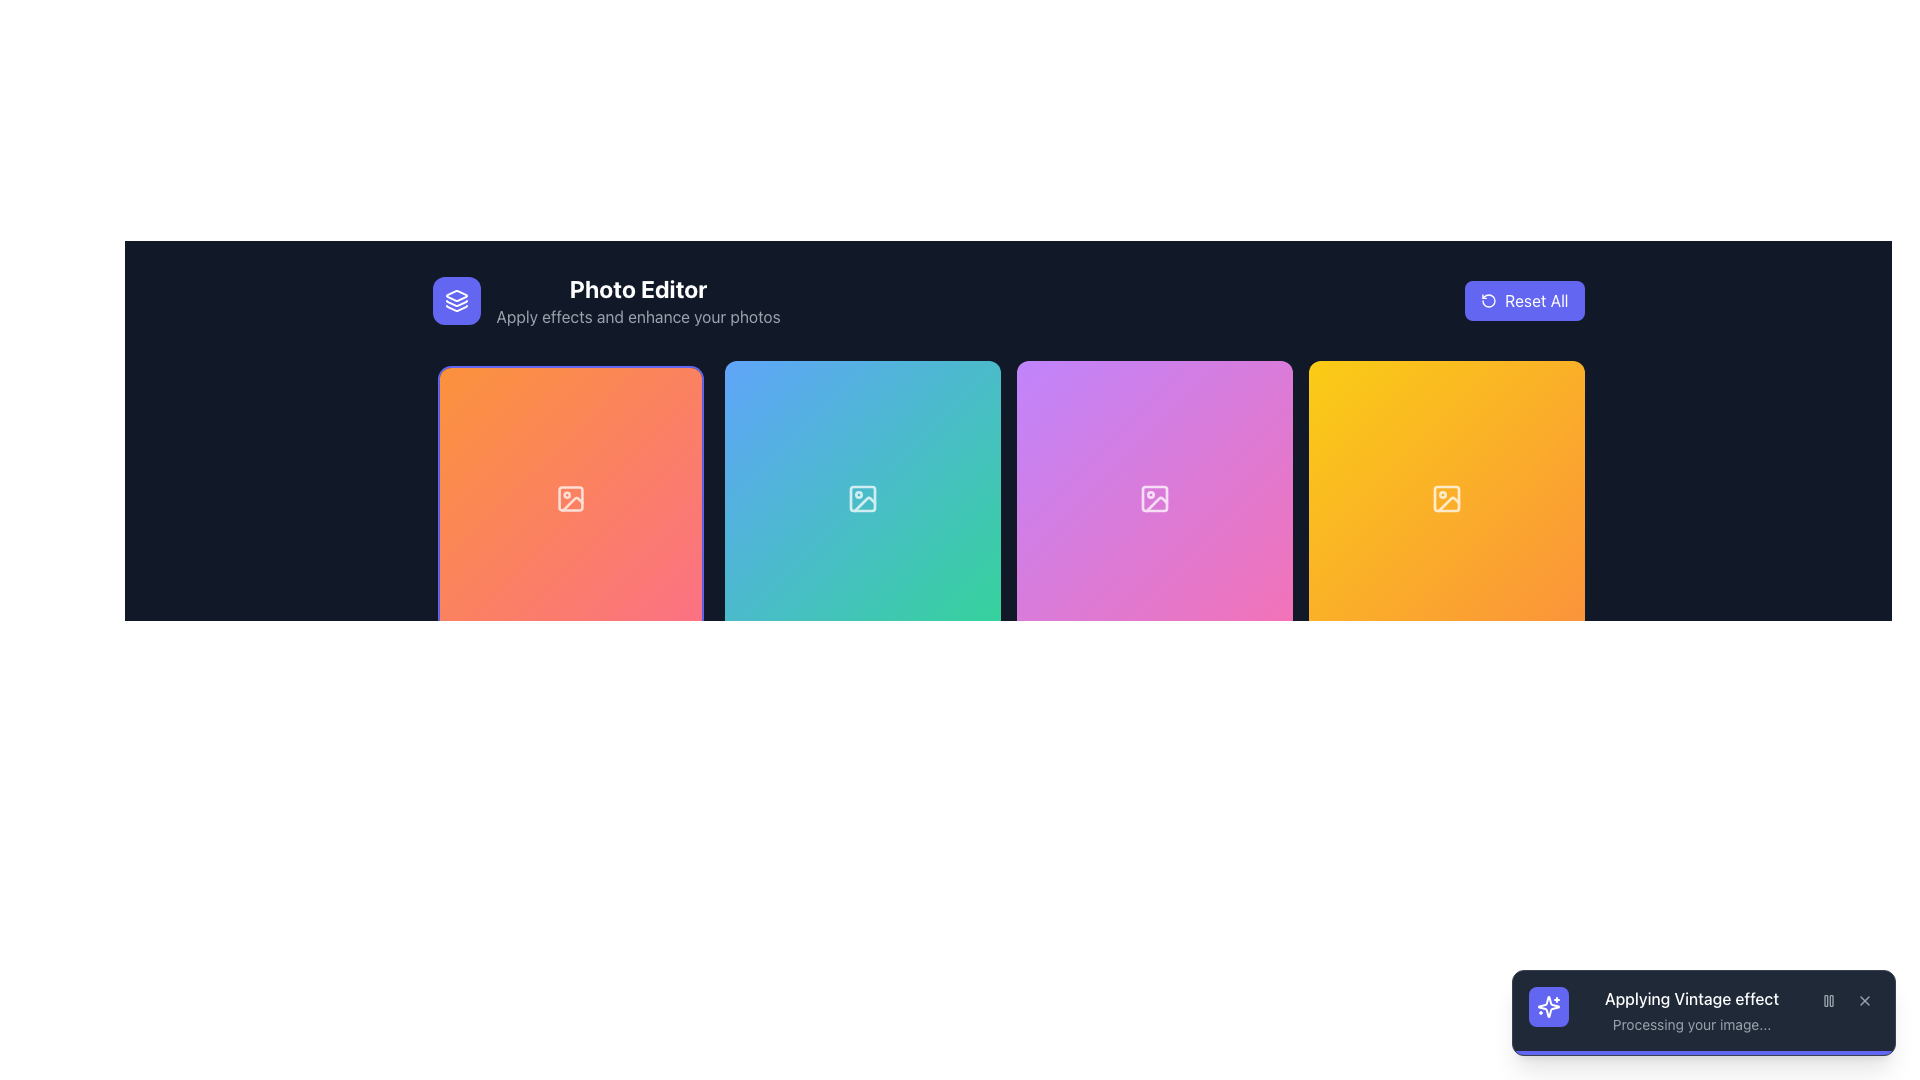 The width and height of the screenshot is (1920, 1080). Describe the element at coordinates (1489, 300) in the screenshot. I see `the reset icon located within the 'Reset All' button` at that location.